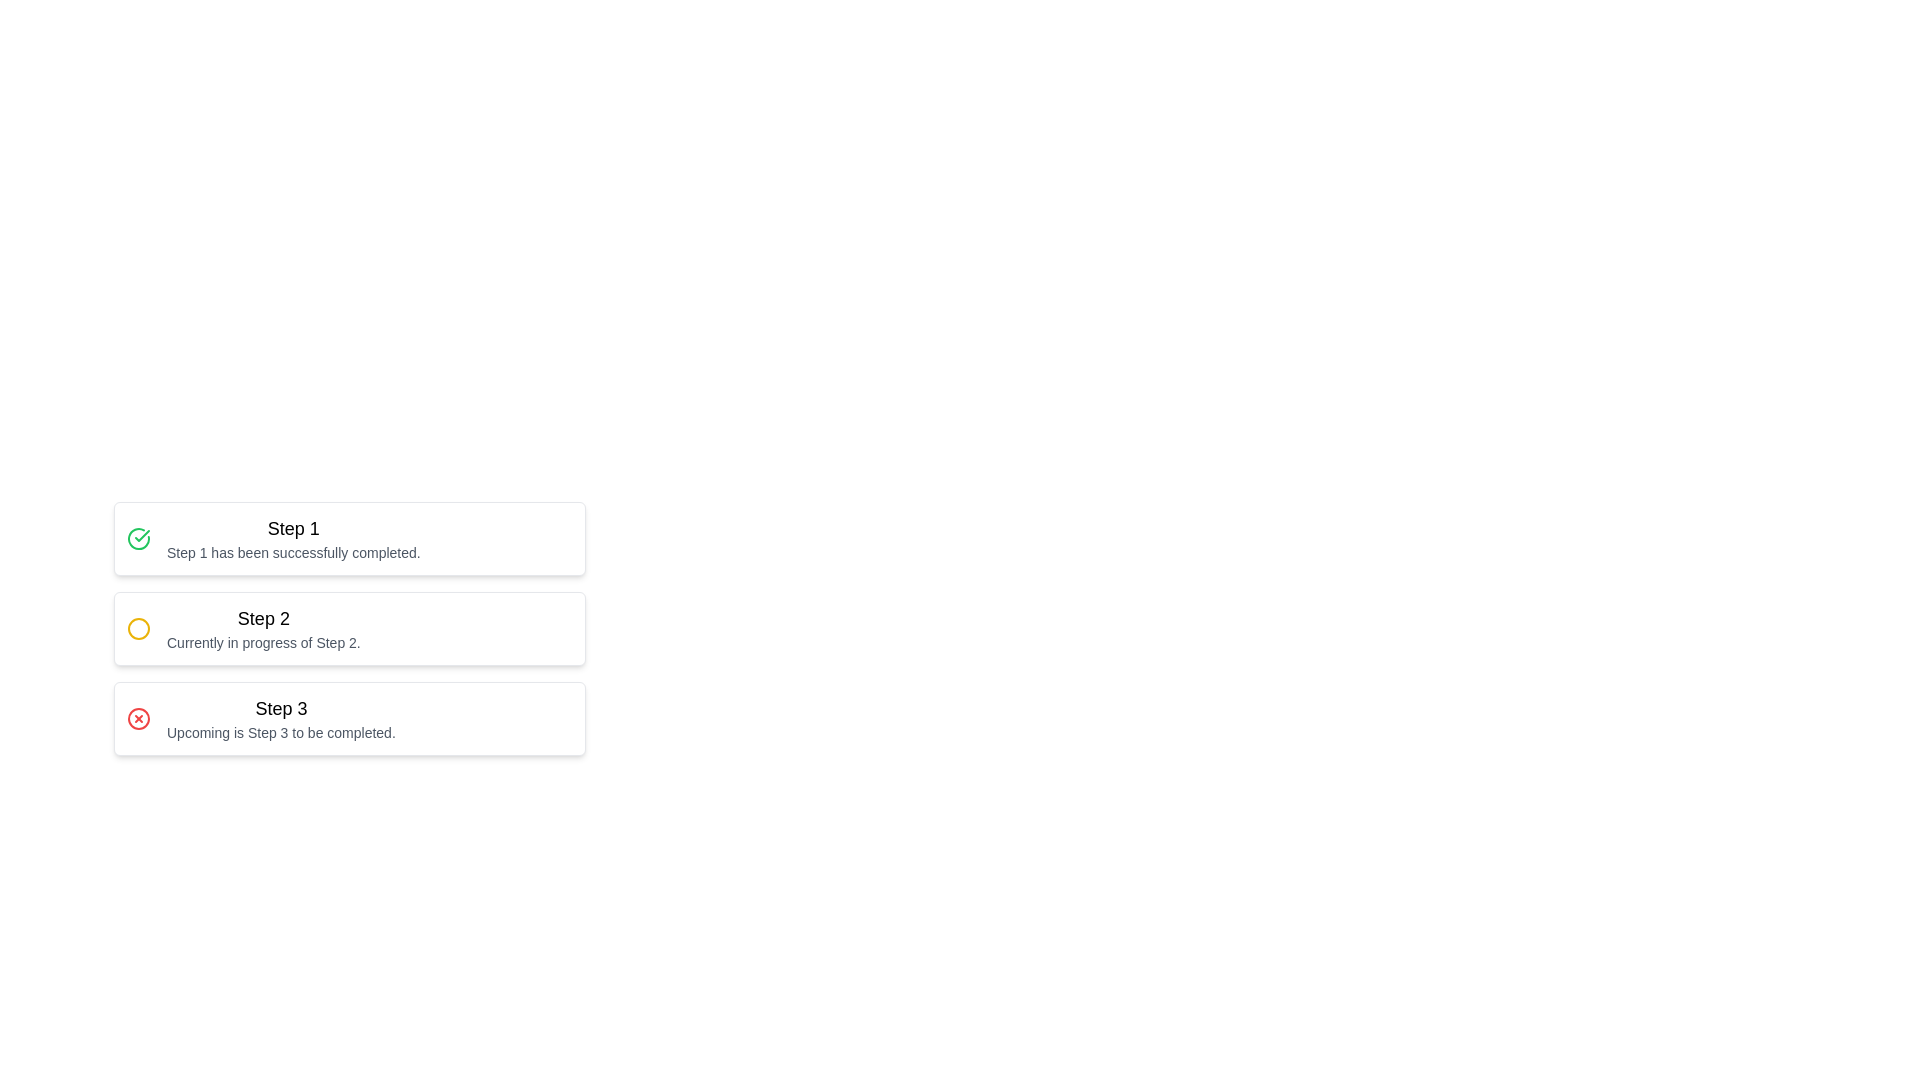 This screenshot has height=1080, width=1920. Describe the element at coordinates (262, 627) in the screenshot. I see `the text display component indicating 'Step 2', which shows the status 'Currently in progress of Step 2.'` at that location.